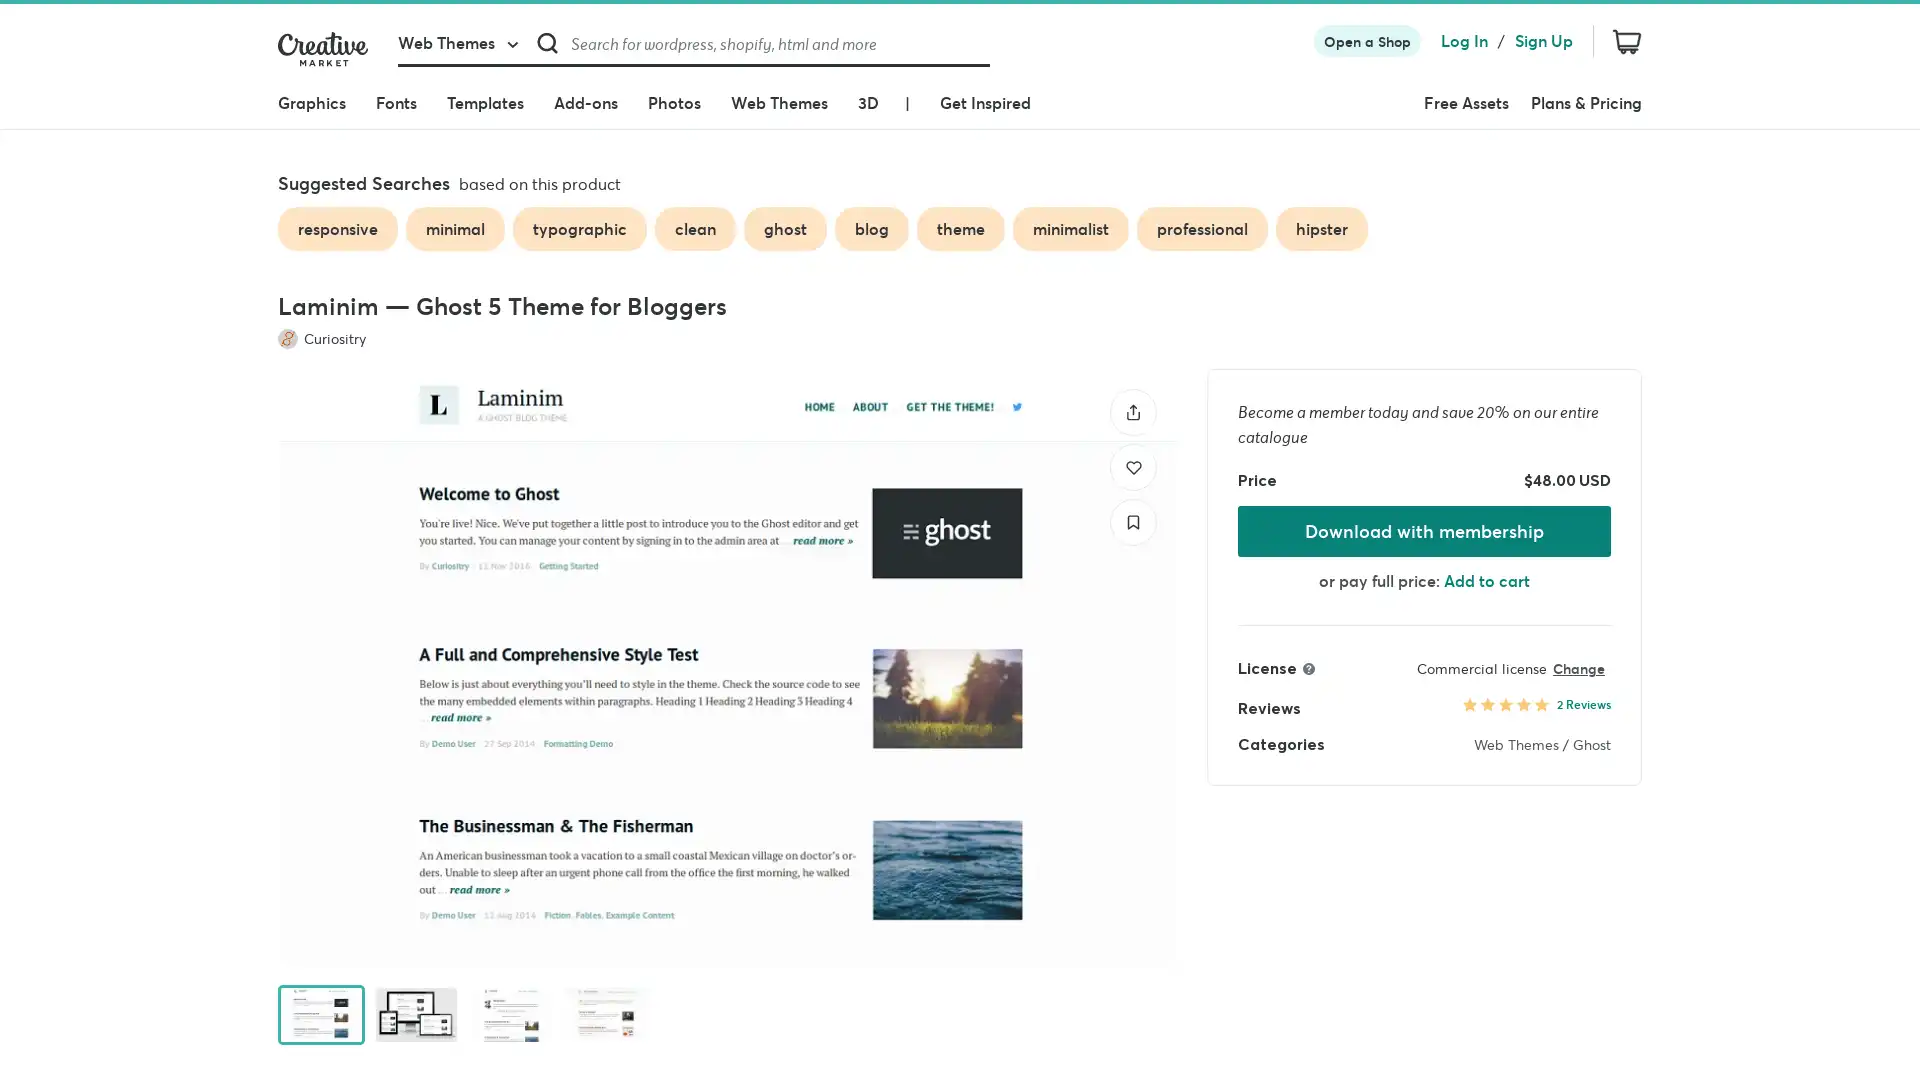 The image size is (1920, 1080). Describe the element at coordinates (1133, 466) in the screenshot. I see `Like` at that location.